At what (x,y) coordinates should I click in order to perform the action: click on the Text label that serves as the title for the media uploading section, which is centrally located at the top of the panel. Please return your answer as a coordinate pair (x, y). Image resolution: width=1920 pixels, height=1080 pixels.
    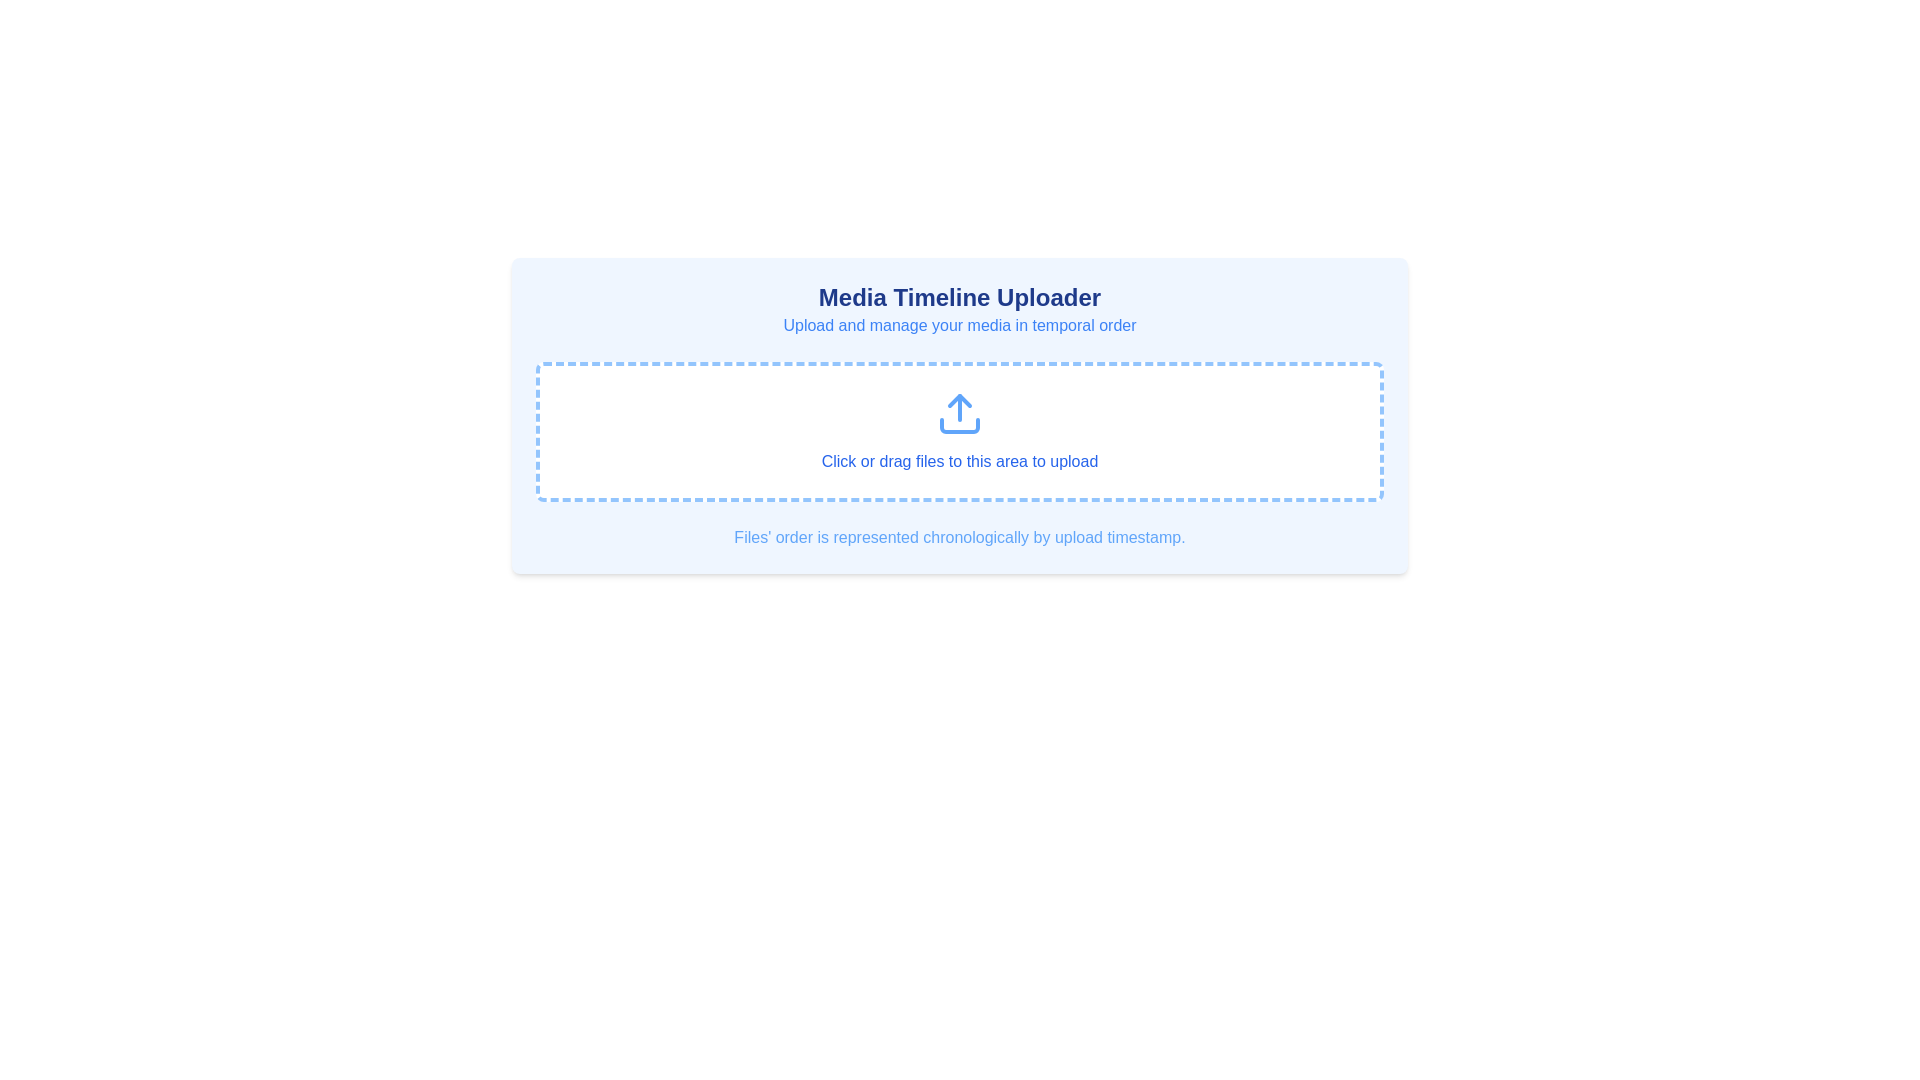
    Looking at the image, I should click on (960, 297).